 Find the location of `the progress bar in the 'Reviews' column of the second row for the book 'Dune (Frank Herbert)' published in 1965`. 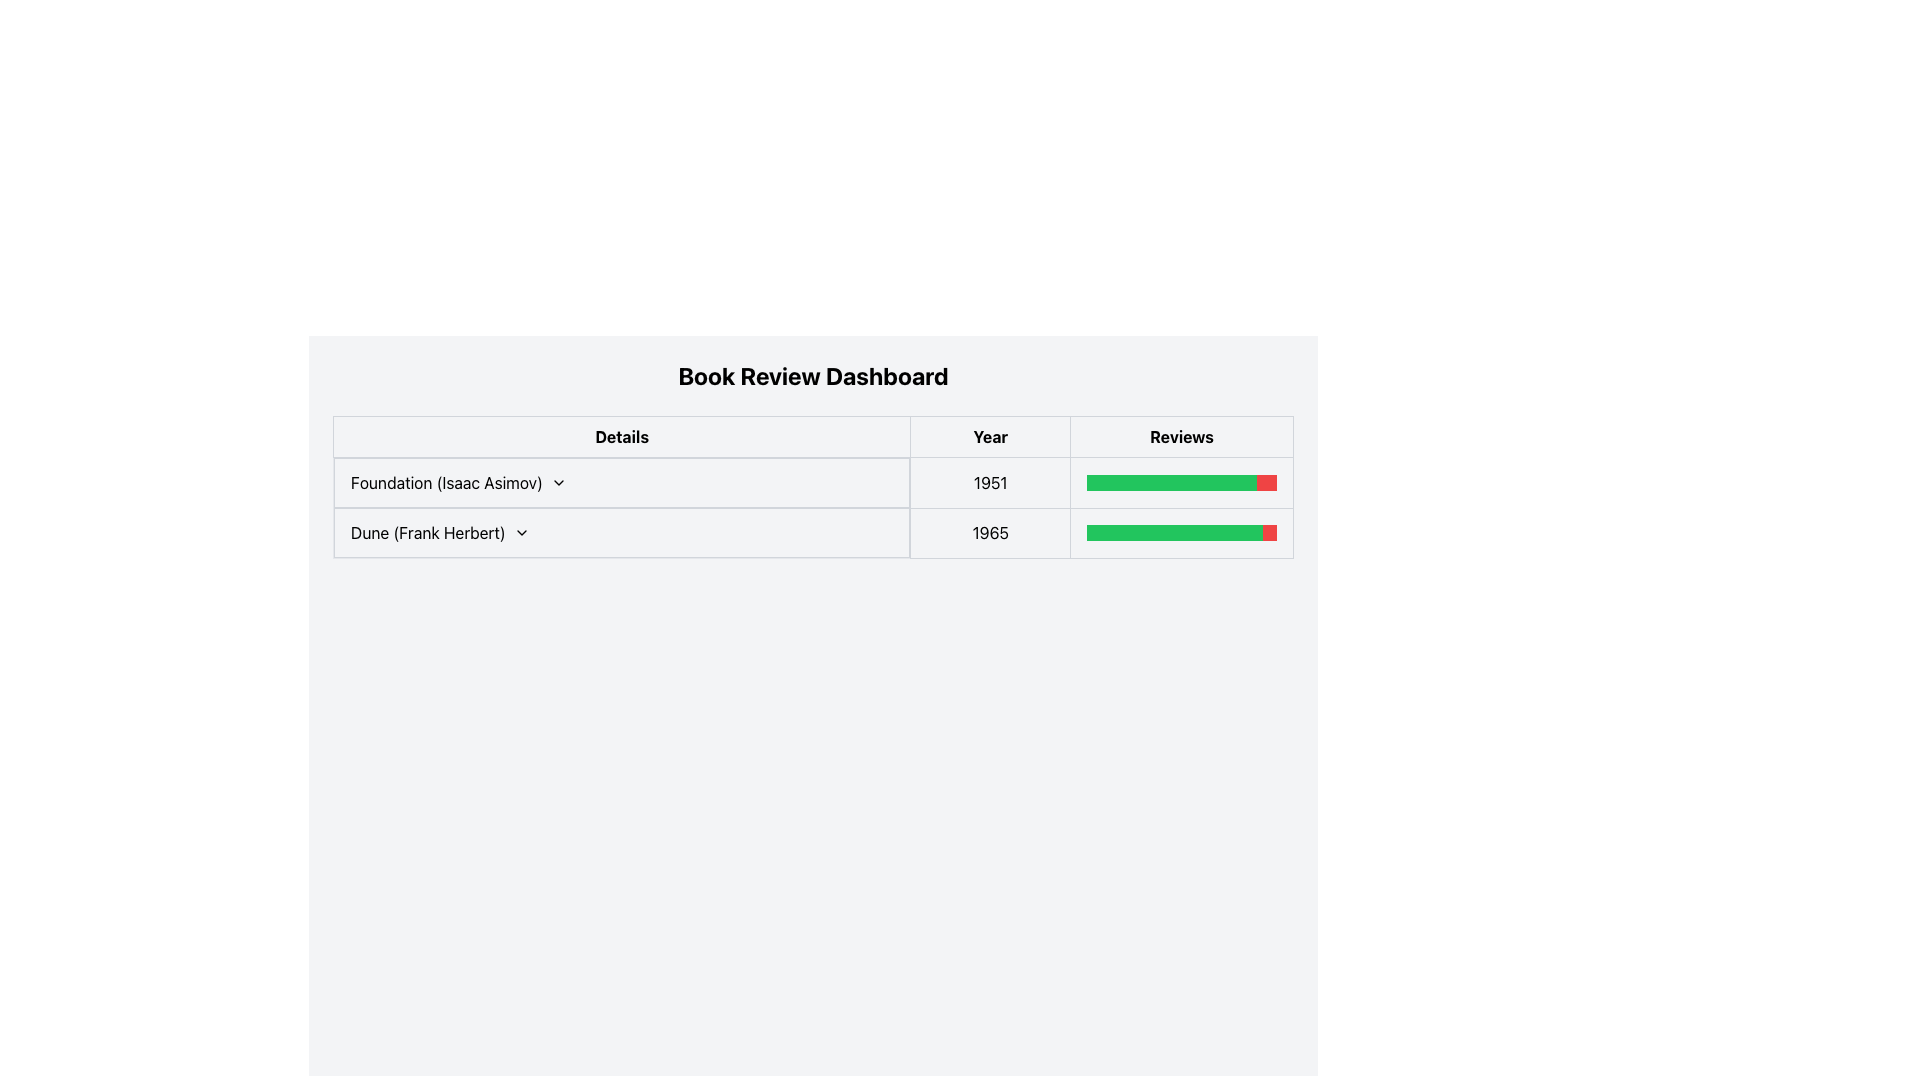

the progress bar in the 'Reviews' column of the second row for the book 'Dune (Frank Herbert)' published in 1965 is located at coordinates (1182, 532).